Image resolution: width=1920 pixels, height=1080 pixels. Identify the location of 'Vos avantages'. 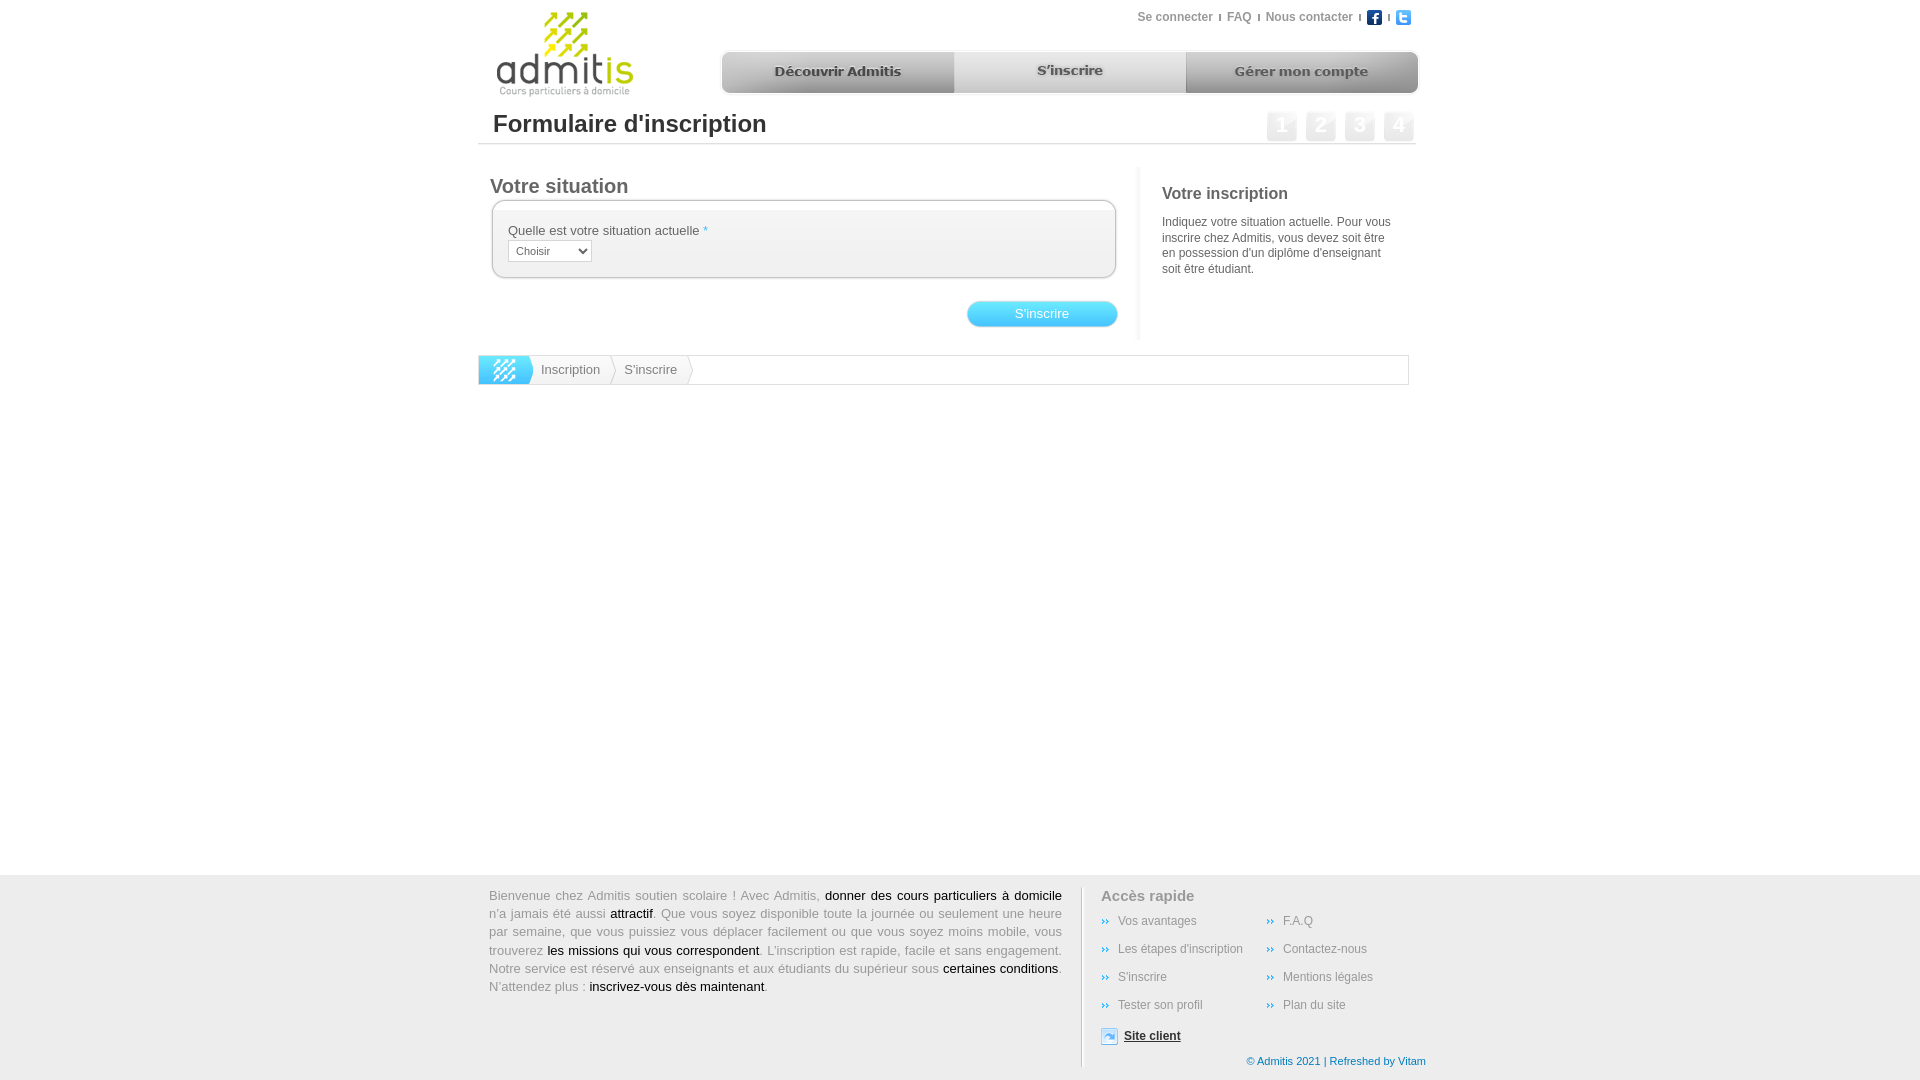
(1183, 921).